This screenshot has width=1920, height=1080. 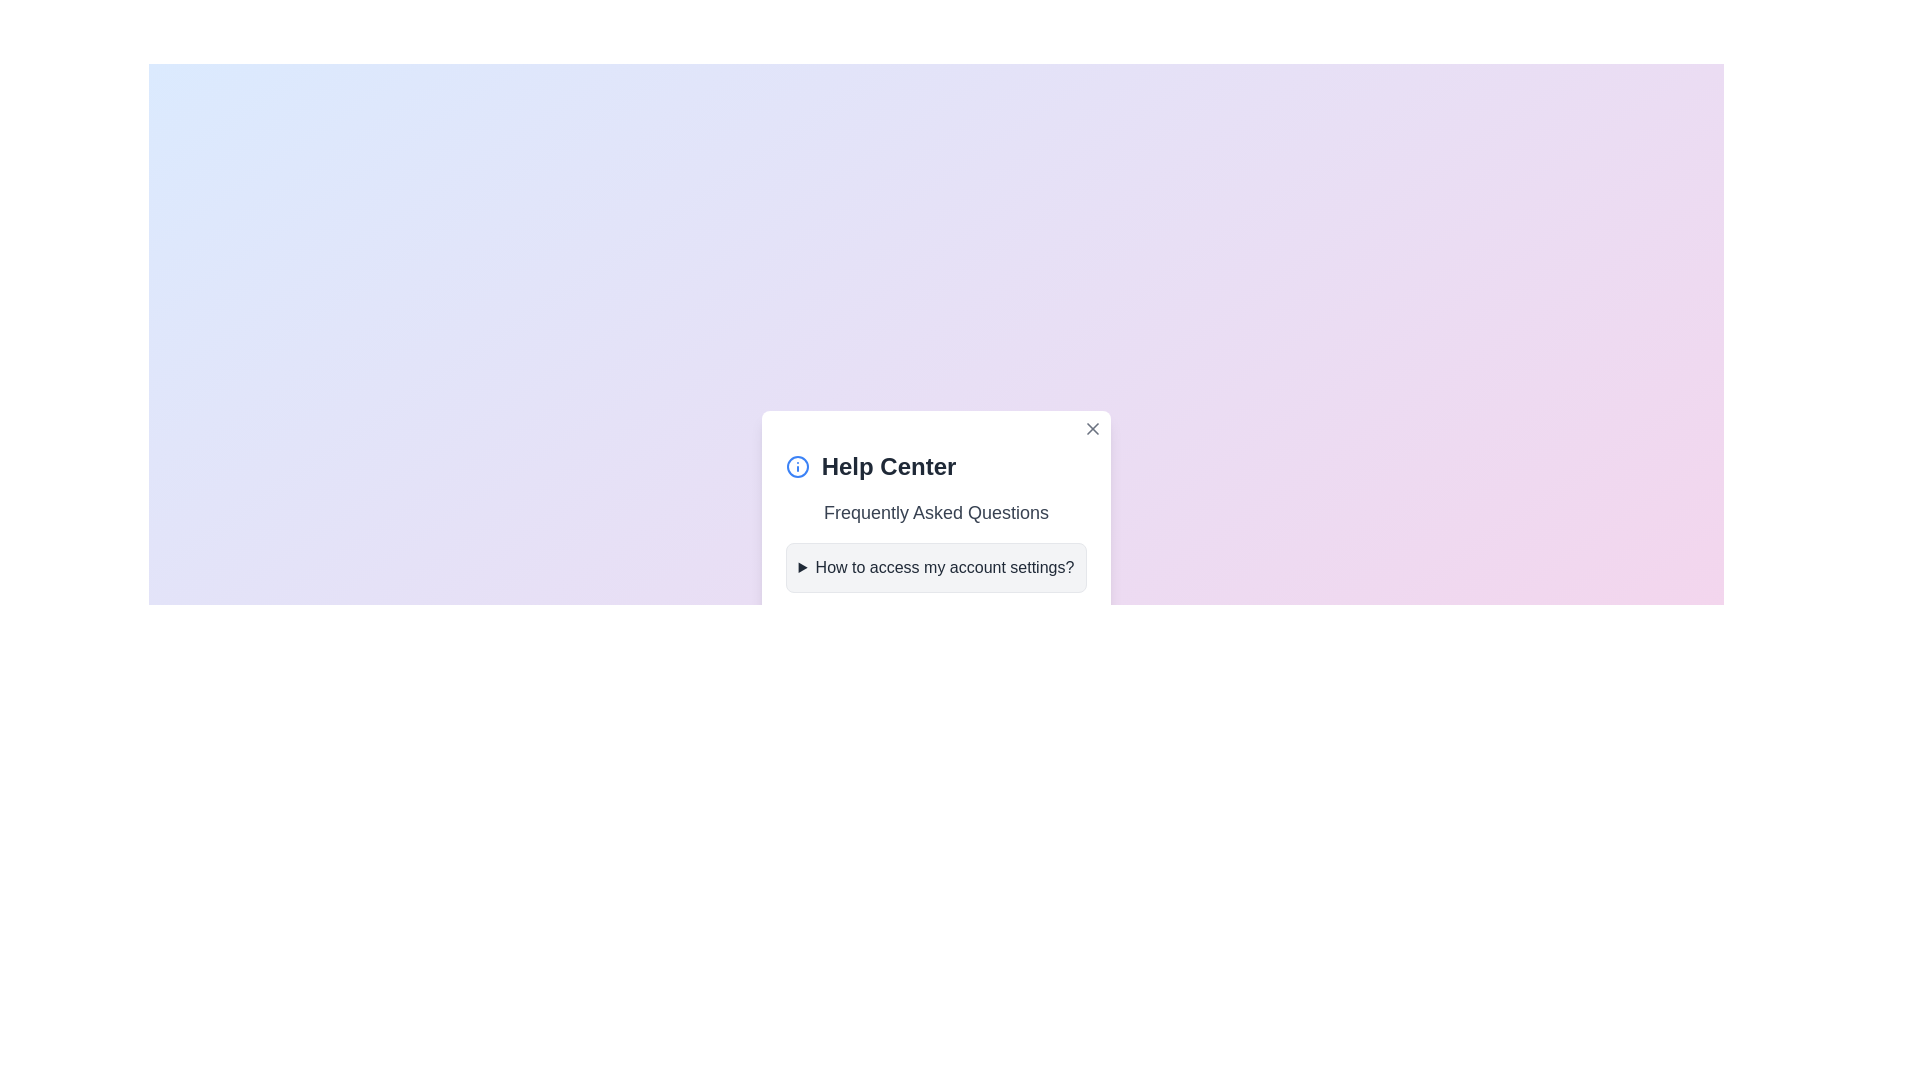 I want to click on the circular icon with a blue outline and white fill located in the Help Center dialog box near the title text, so click(x=796, y=466).